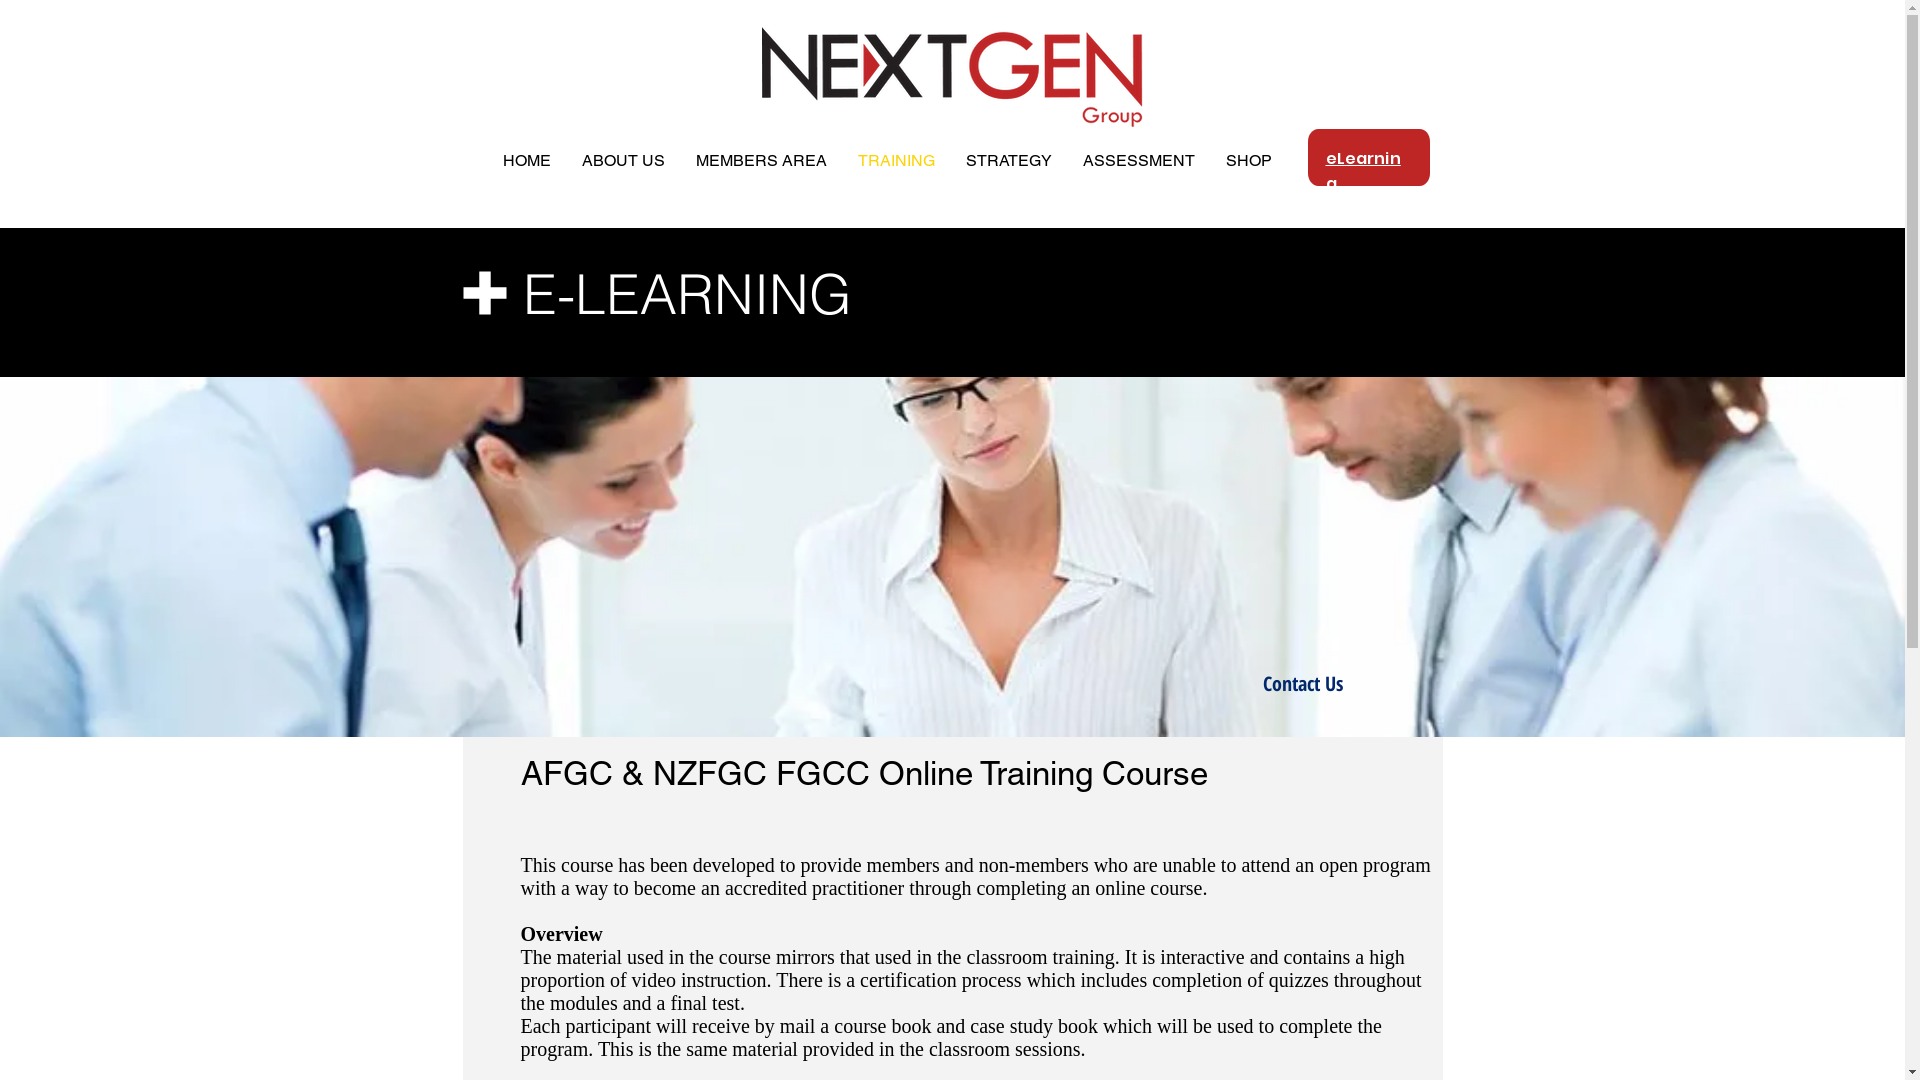 The height and width of the screenshot is (1080, 1920). I want to click on 'TRAINING', so click(895, 160).